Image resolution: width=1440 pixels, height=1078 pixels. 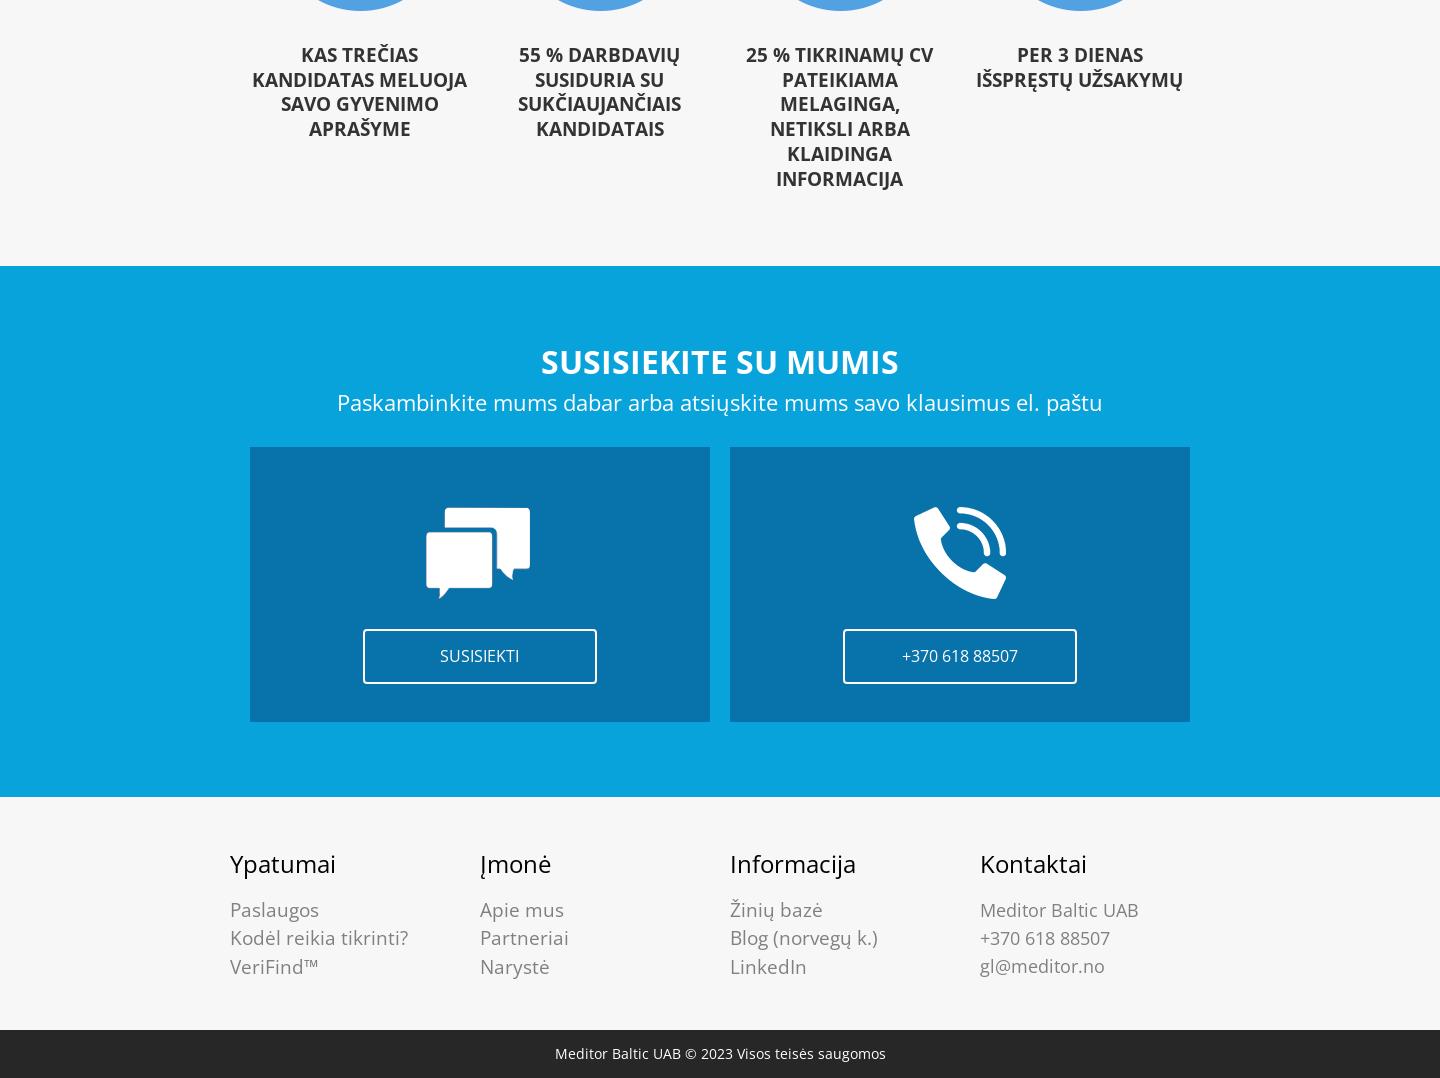 What do you see at coordinates (719, 1052) in the screenshot?
I see `'Meditor Baltic UAB © 2023 Visos teisės saugomos'` at bounding box center [719, 1052].